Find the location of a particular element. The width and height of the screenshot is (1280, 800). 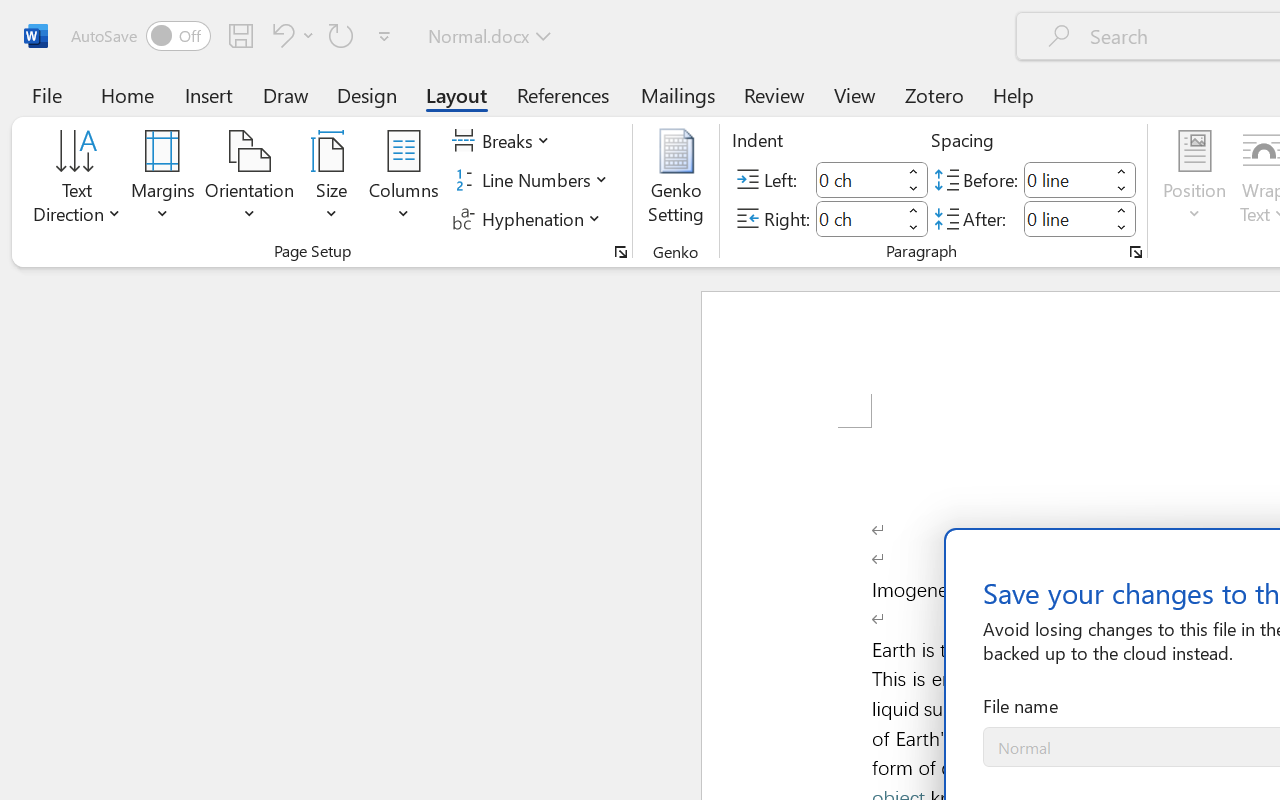

'Indent Left' is located at coordinates (858, 178).